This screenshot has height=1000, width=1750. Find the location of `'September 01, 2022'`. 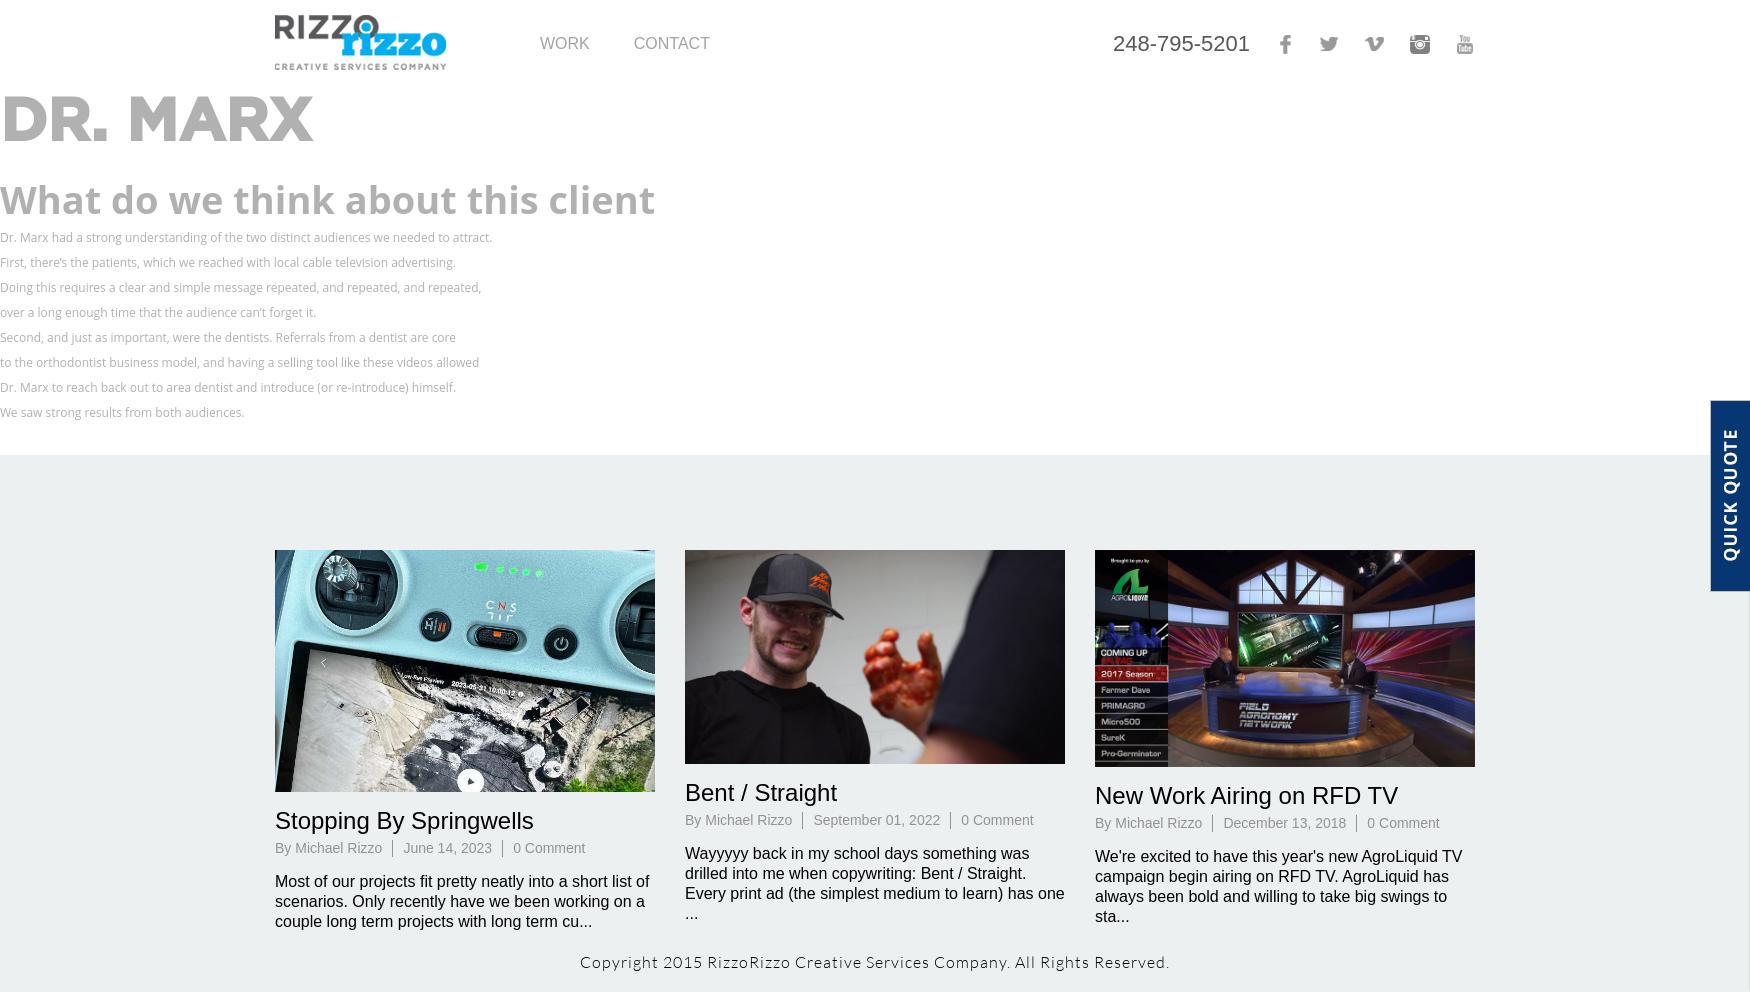

'September 01, 2022' is located at coordinates (812, 818).